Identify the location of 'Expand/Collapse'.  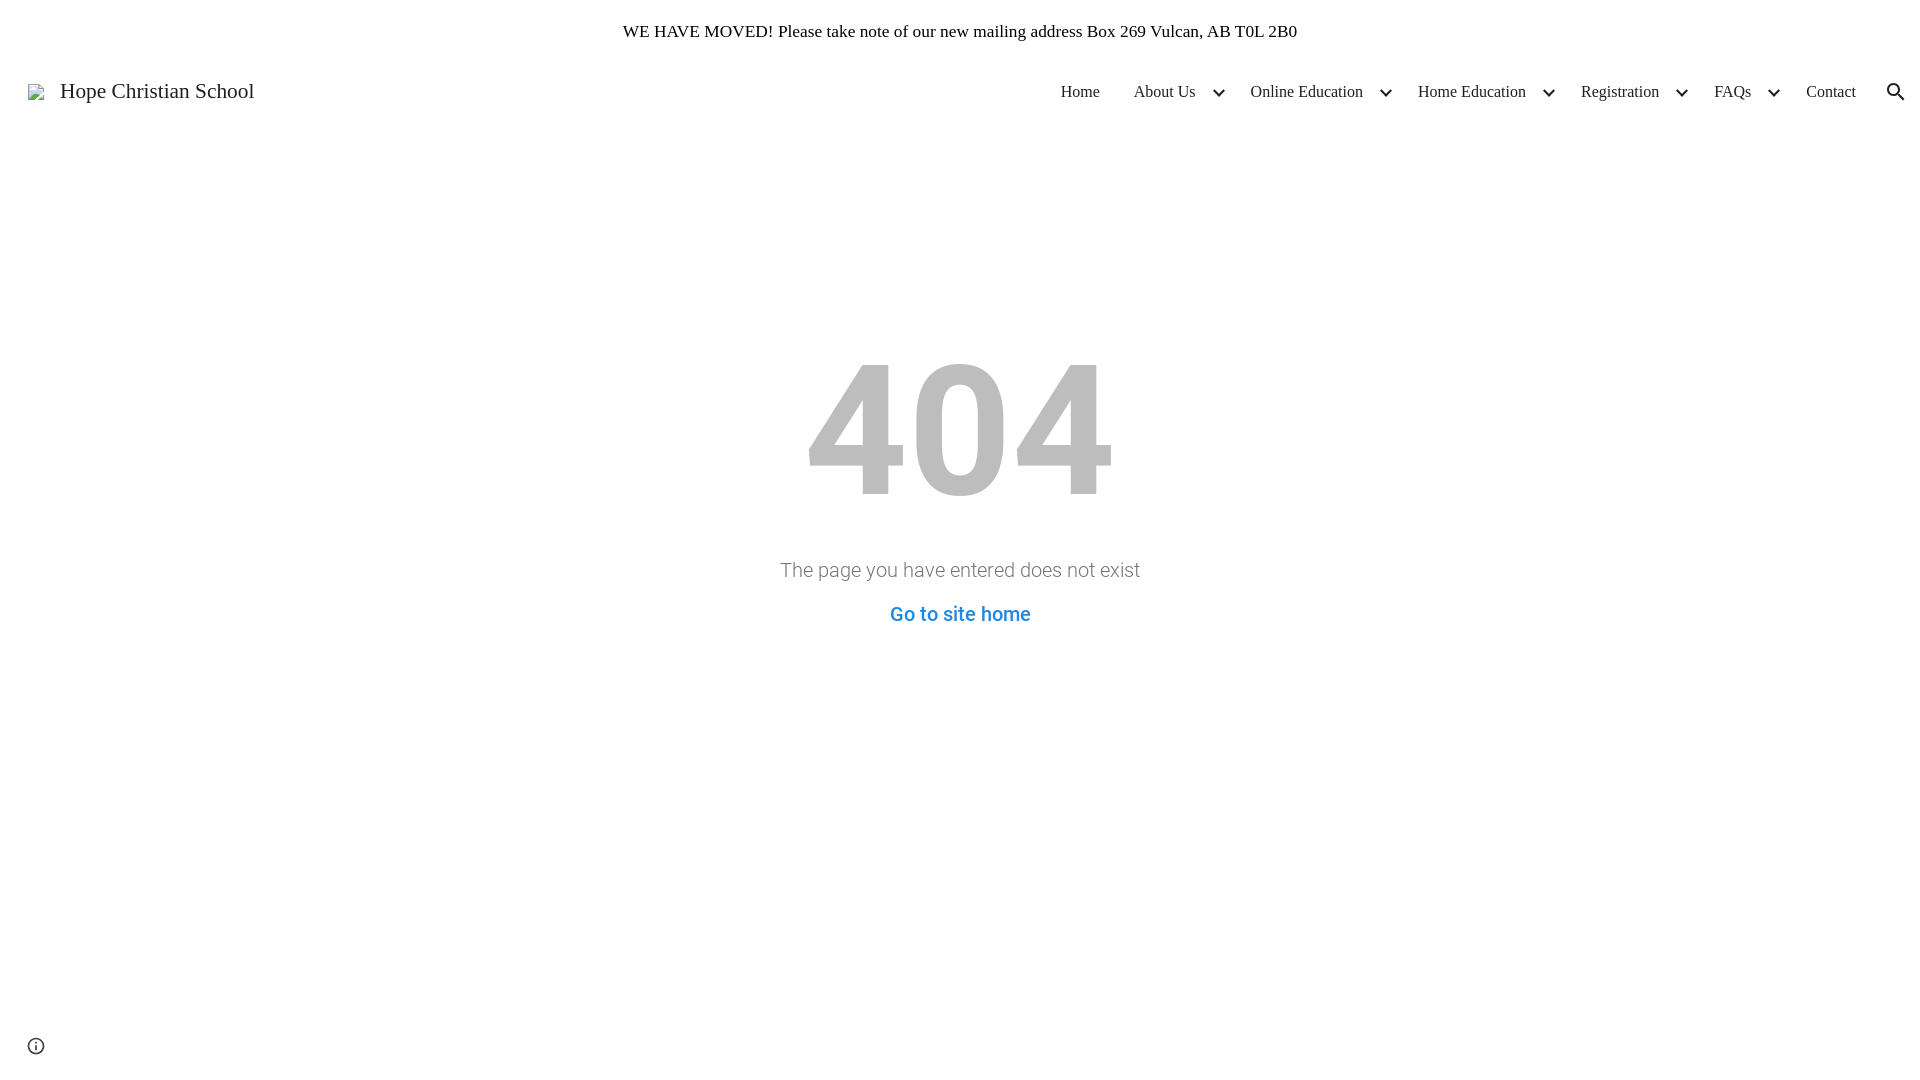
(1772, 92).